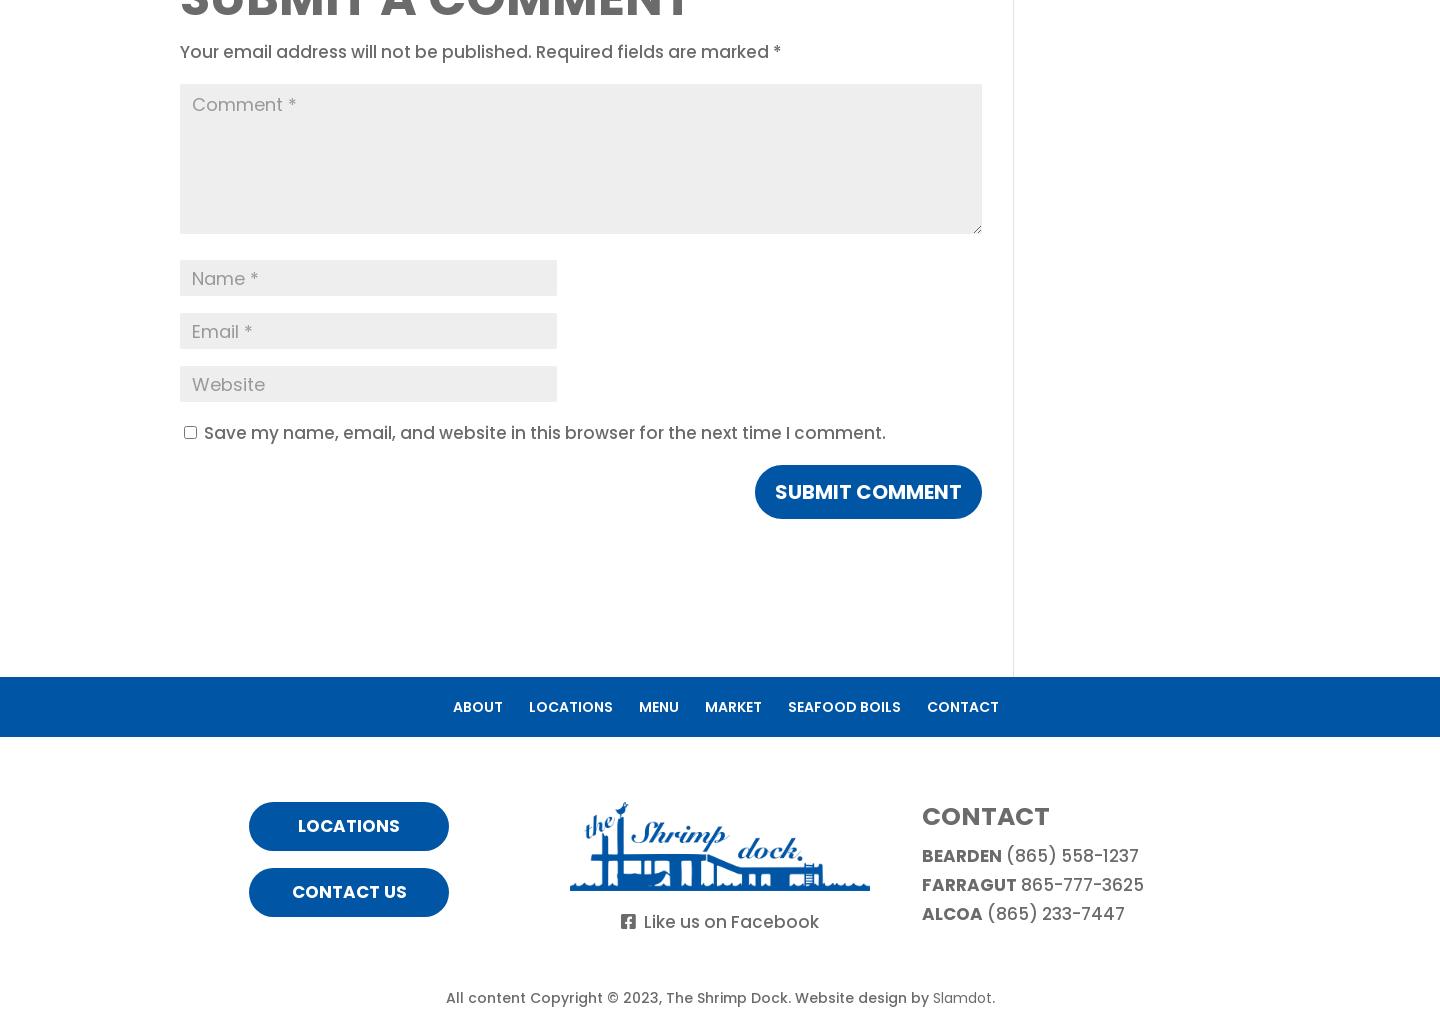  Describe the element at coordinates (727, 922) in the screenshot. I see `'Like us on Facebook'` at that location.